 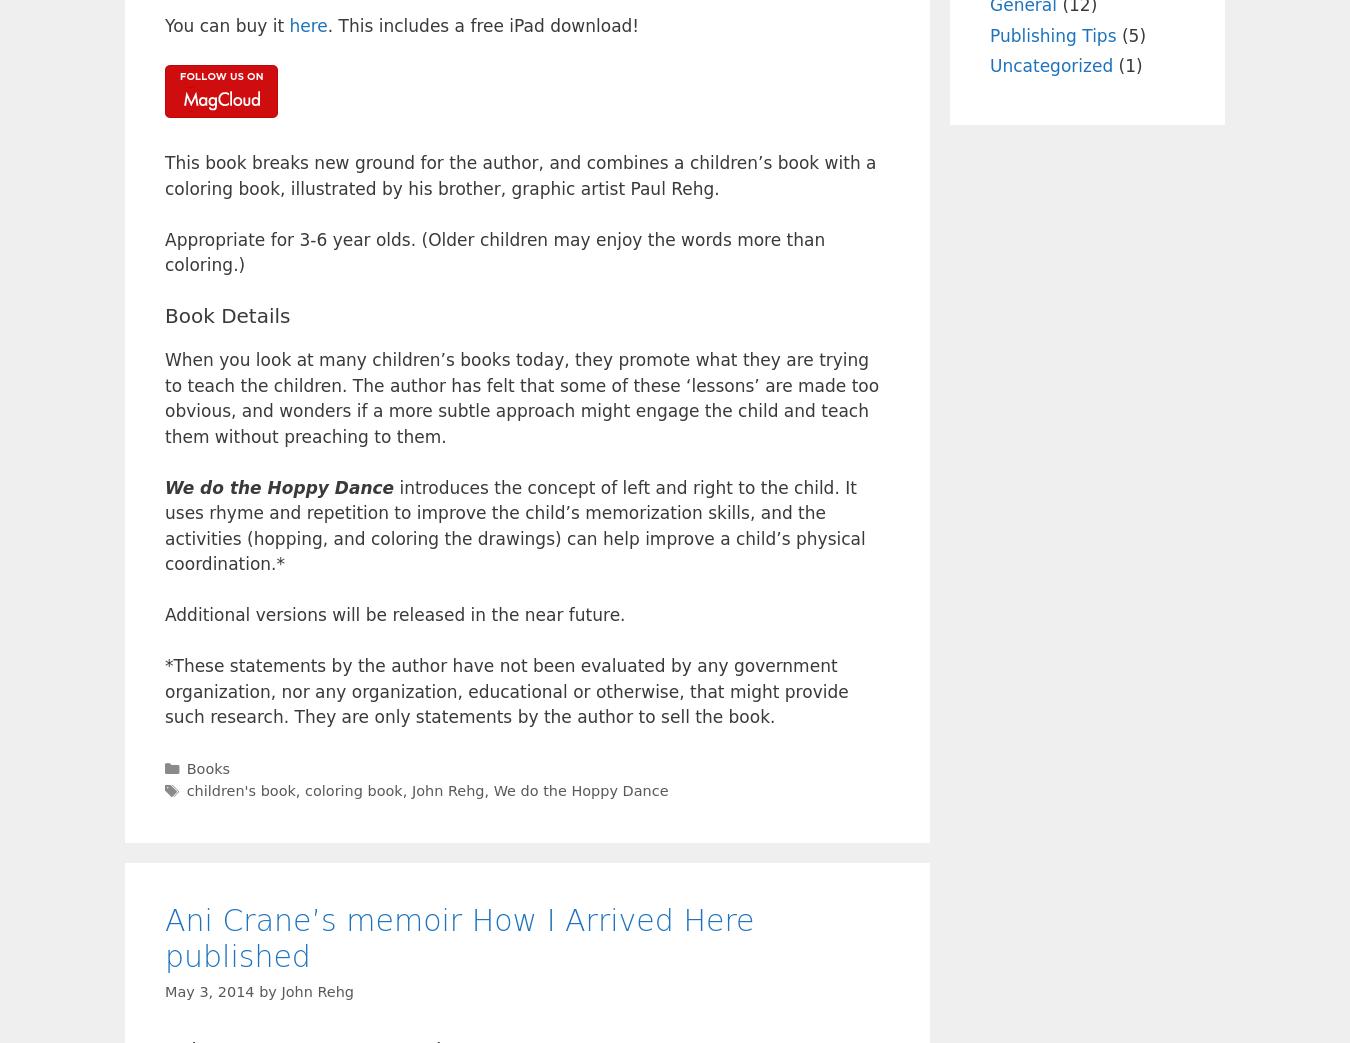 What do you see at coordinates (239, 790) in the screenshot?
I see `'children's book'` at bounding box center [239, 790].